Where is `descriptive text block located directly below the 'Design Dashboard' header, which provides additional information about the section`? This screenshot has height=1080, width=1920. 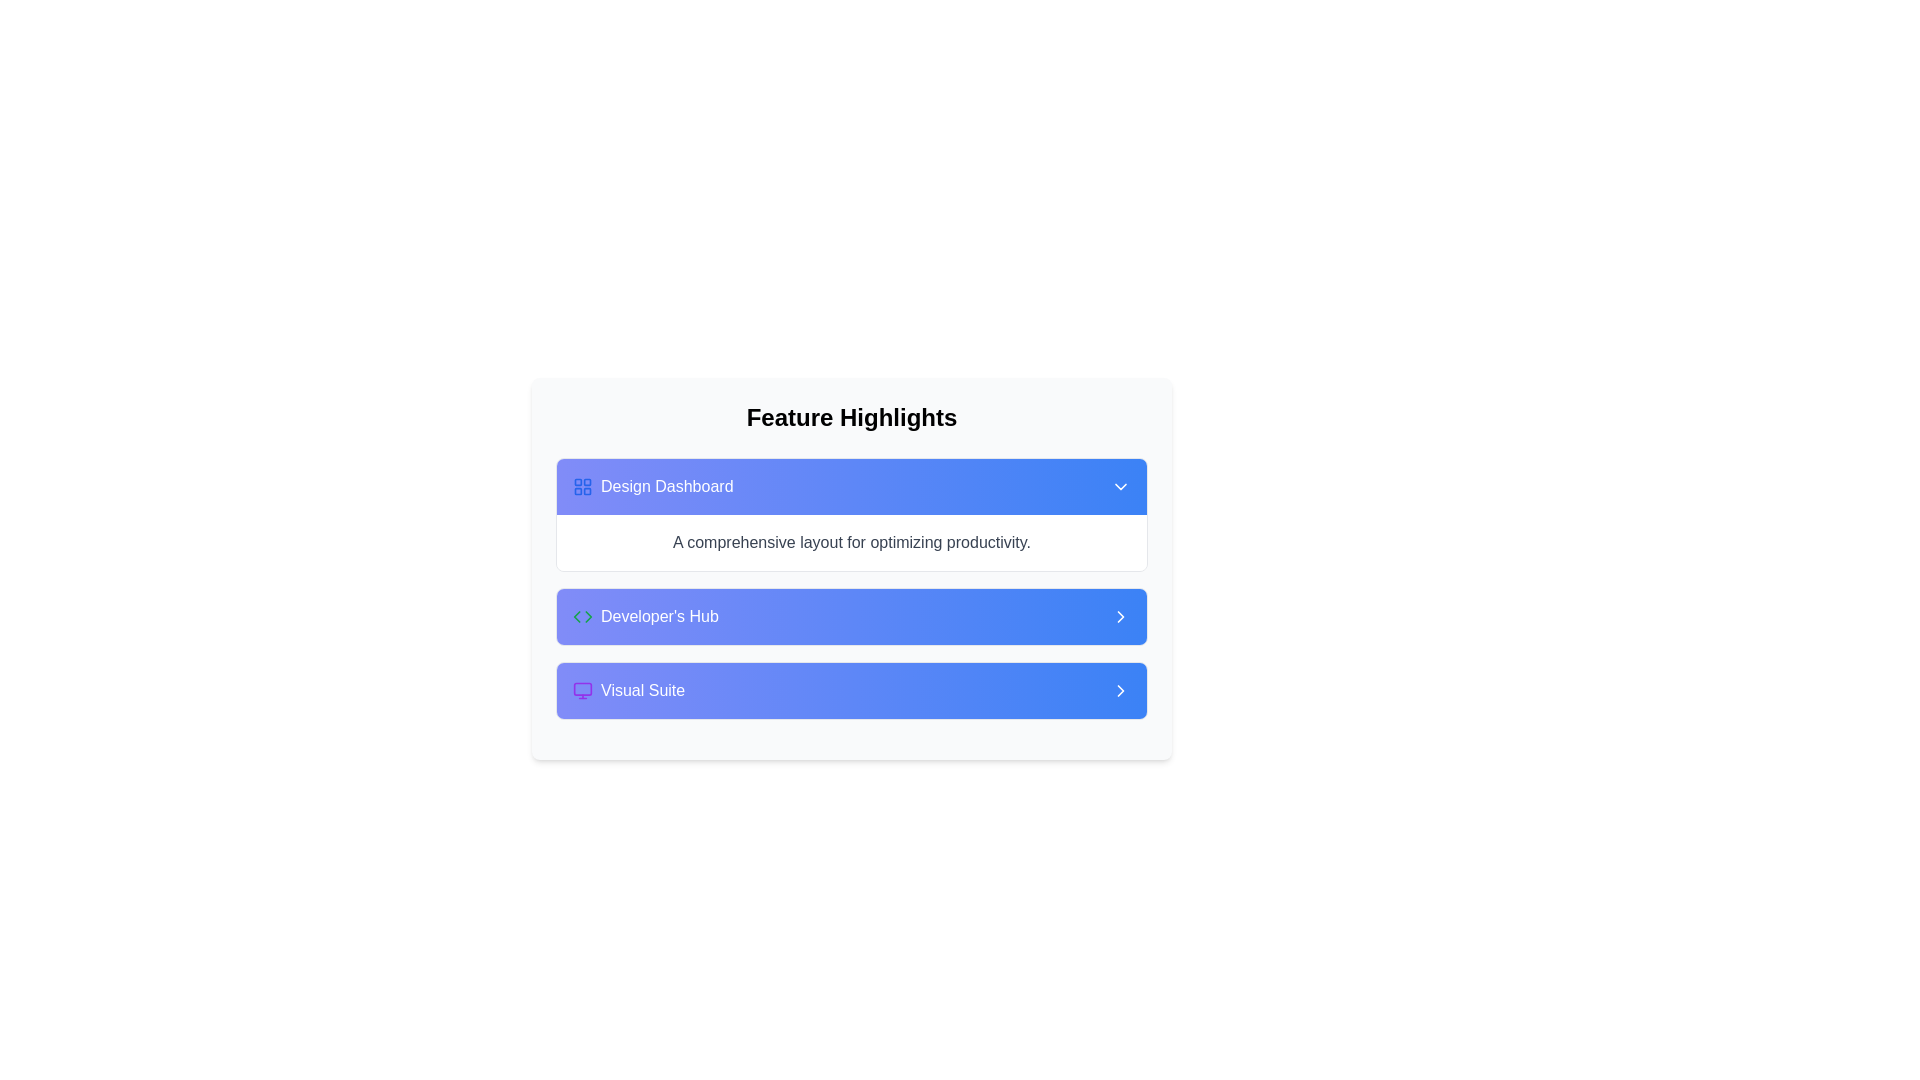 descriptive text block located directly below the 'Design Dashboard' header, which provides additional information about the section is located at coordinates (851, 543).